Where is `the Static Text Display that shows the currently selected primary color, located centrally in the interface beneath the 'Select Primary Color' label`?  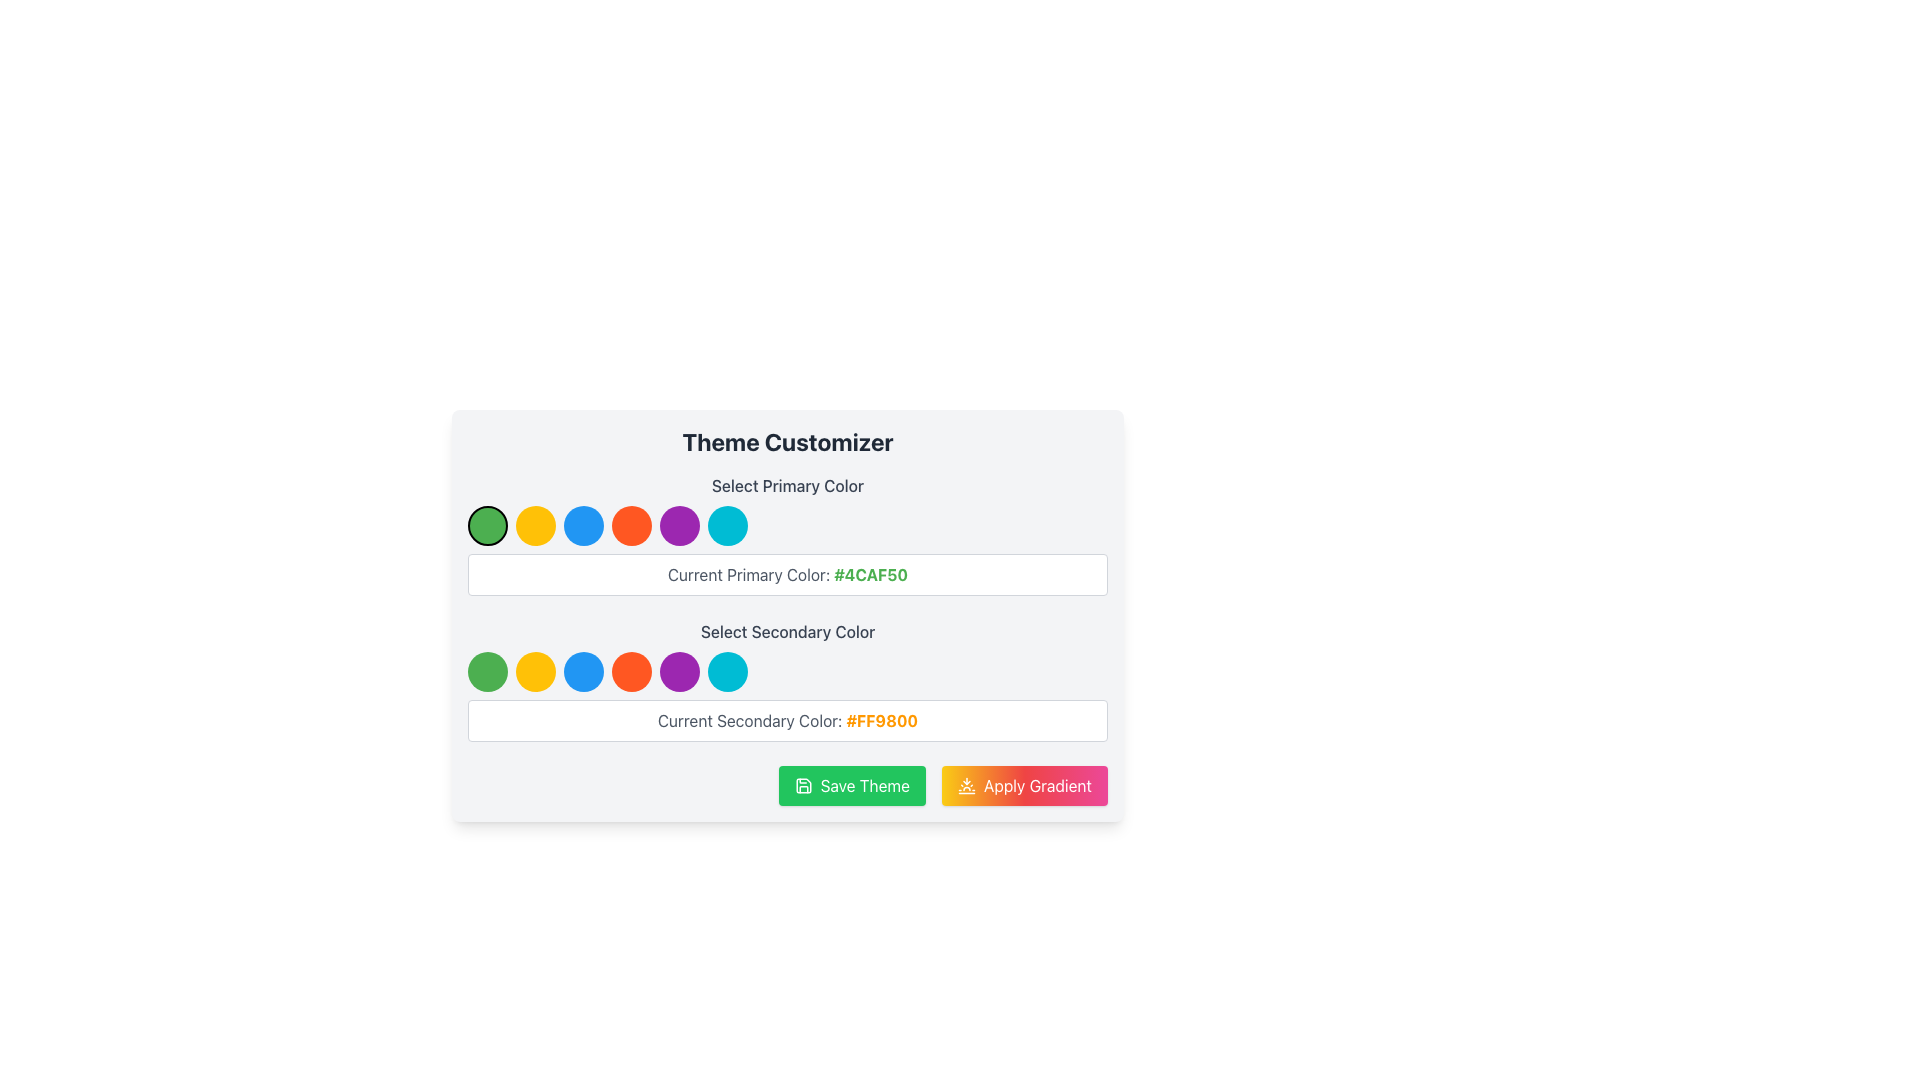 the Static Text Display that shows the currently selected primary color, located centrally in the interface beneath the 'Select Primary Color' label is located at coordinates (786, 574).